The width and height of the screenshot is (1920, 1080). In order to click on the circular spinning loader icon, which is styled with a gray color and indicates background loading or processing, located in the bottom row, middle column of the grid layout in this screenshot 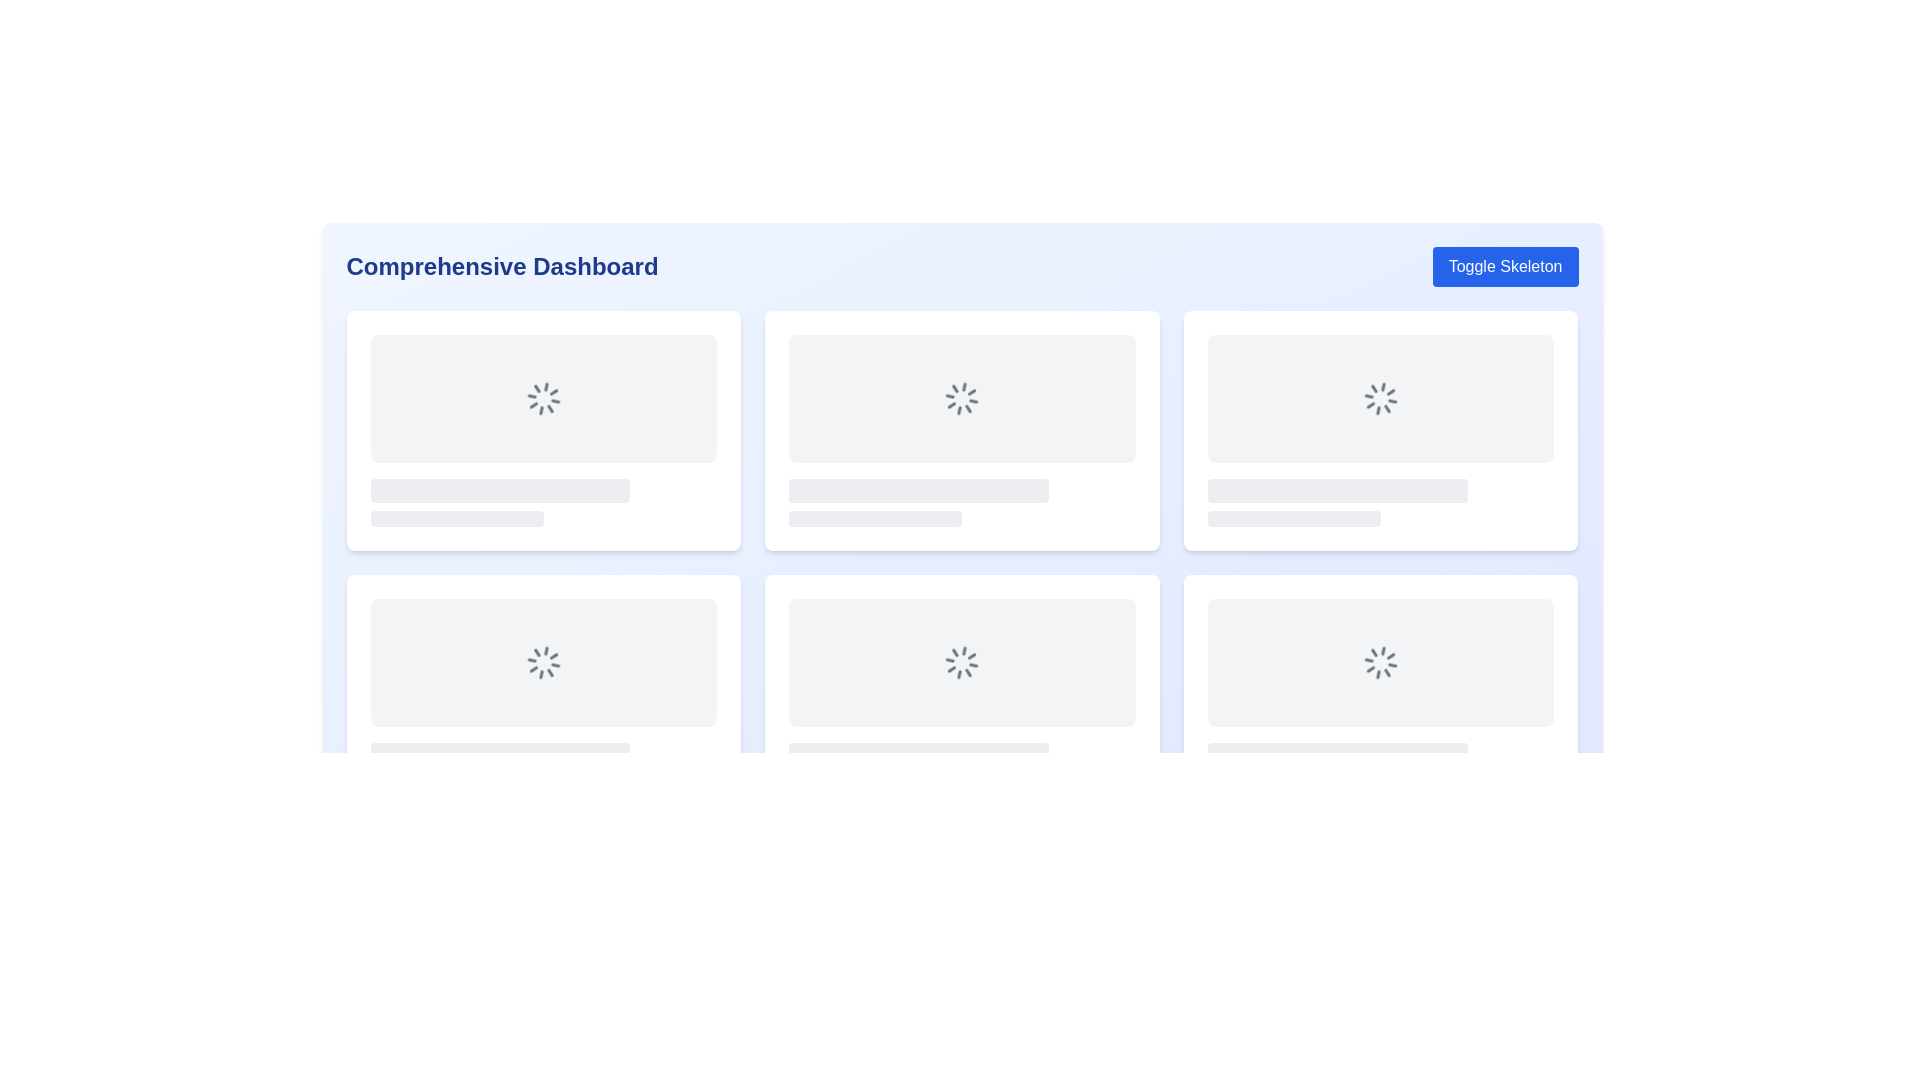, I will do `click(962, 663)`.